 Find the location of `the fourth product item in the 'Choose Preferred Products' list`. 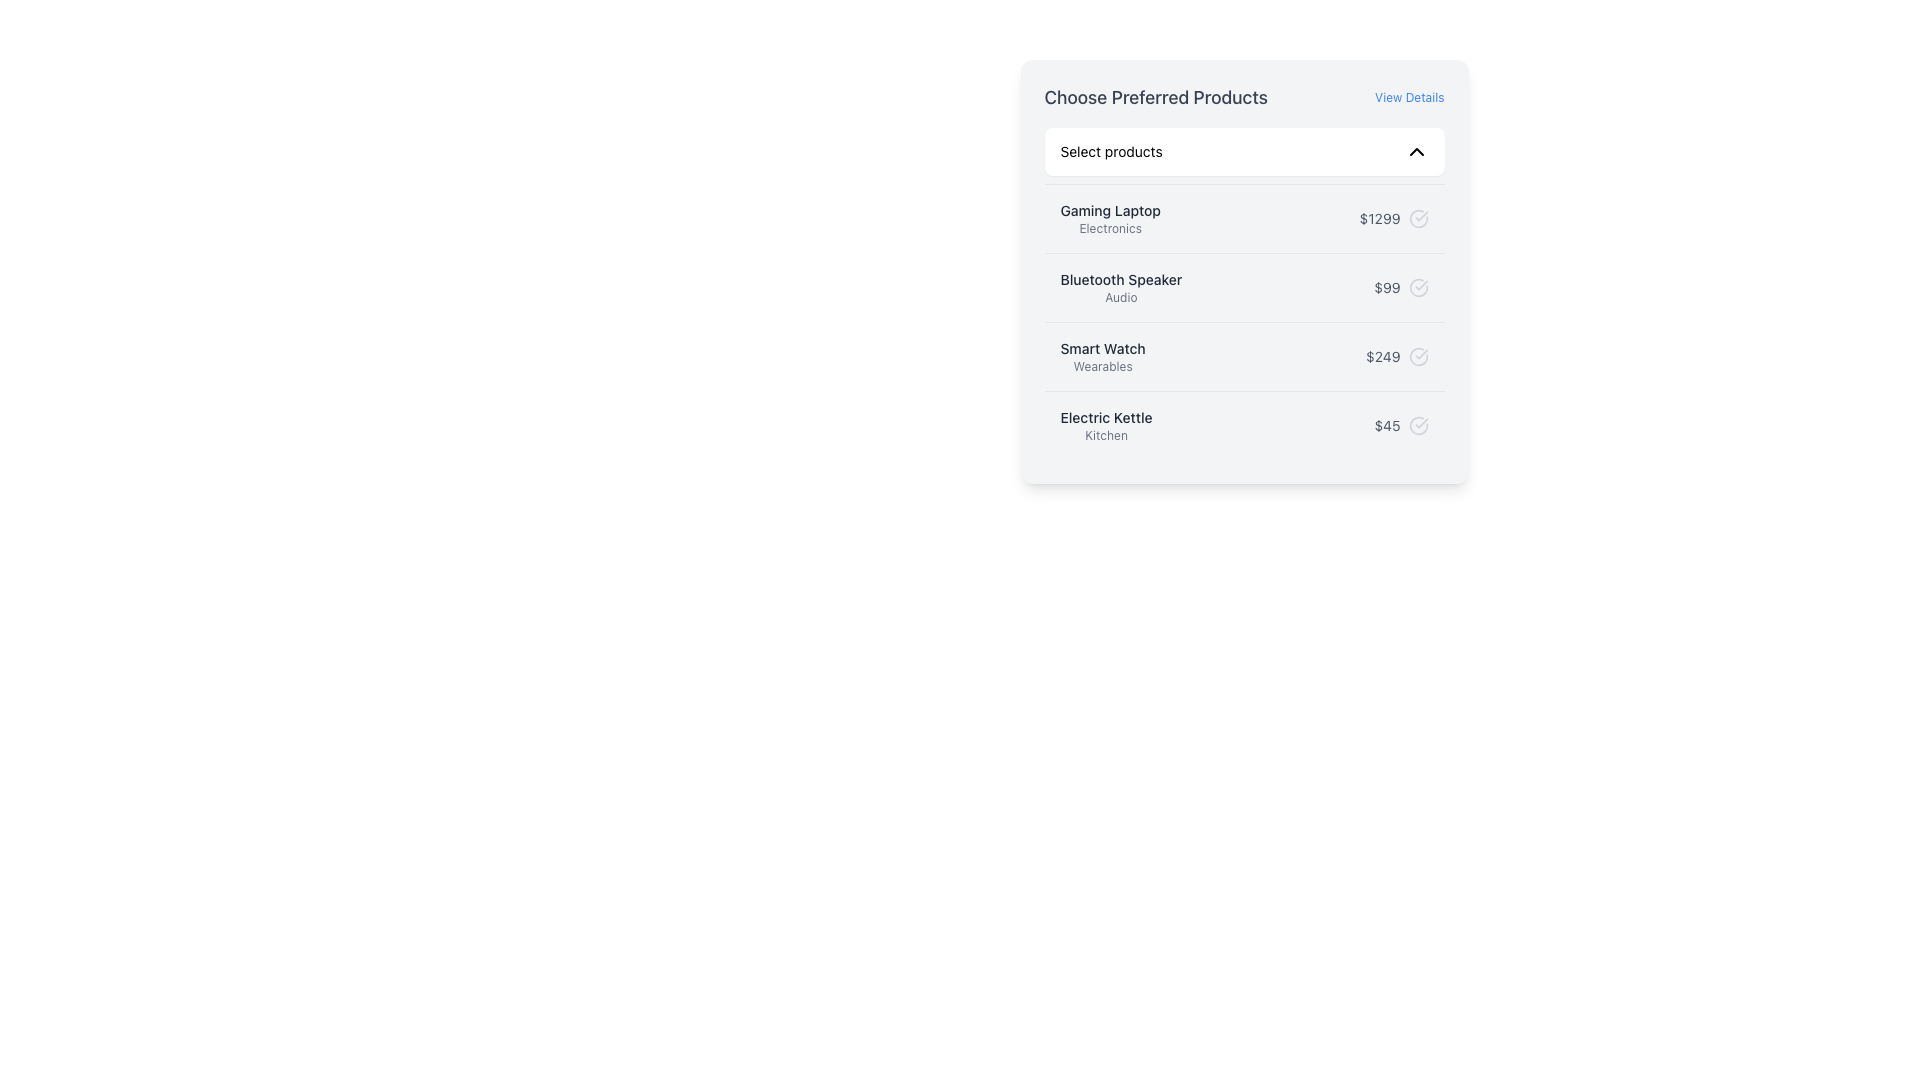

the fourth product item in the 'Choose Preferred Products' list is located at coordinates (1243, 424).